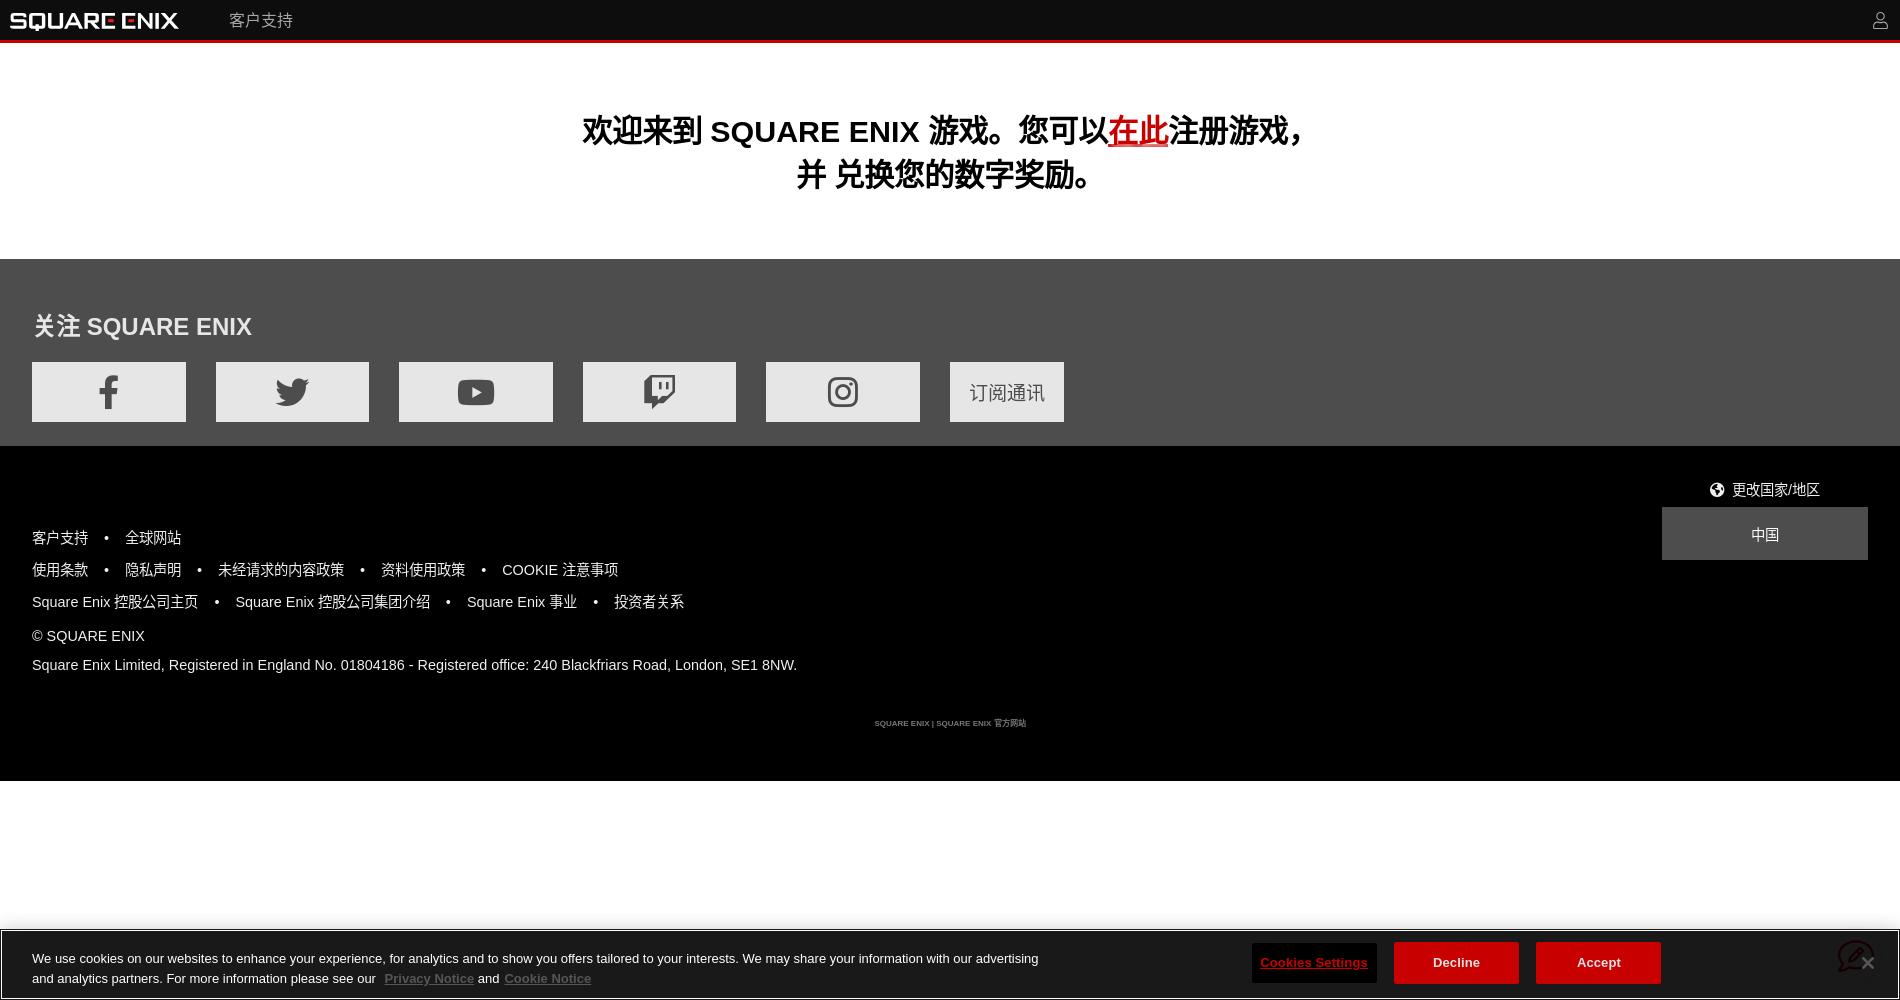 This screenshot has height=1000, width=1900. I want to click on 'COOKIE 注意事项', so click(559, 569).